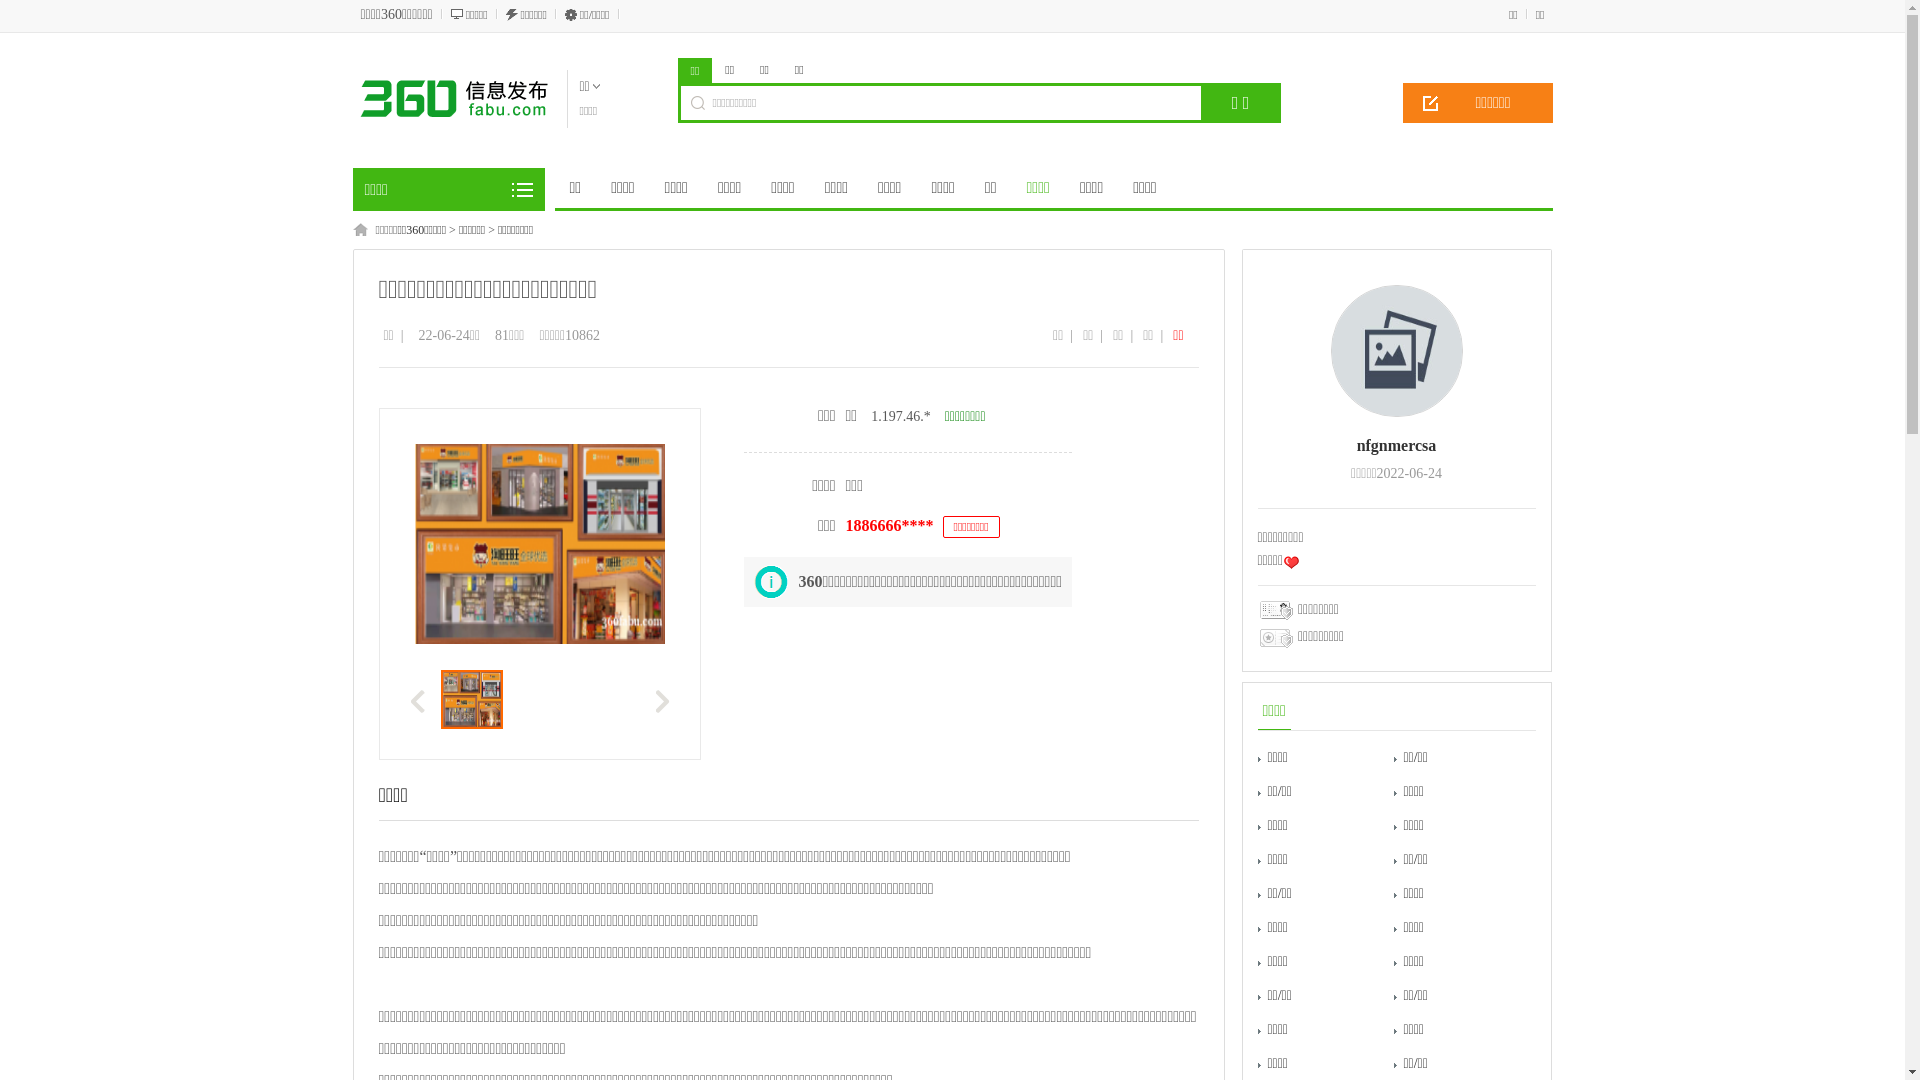 The image size is (1920, 1080). Describe the element at coordinates (1395, 444) in the screenshot. I see `'nfgnmercsa'` at that location.